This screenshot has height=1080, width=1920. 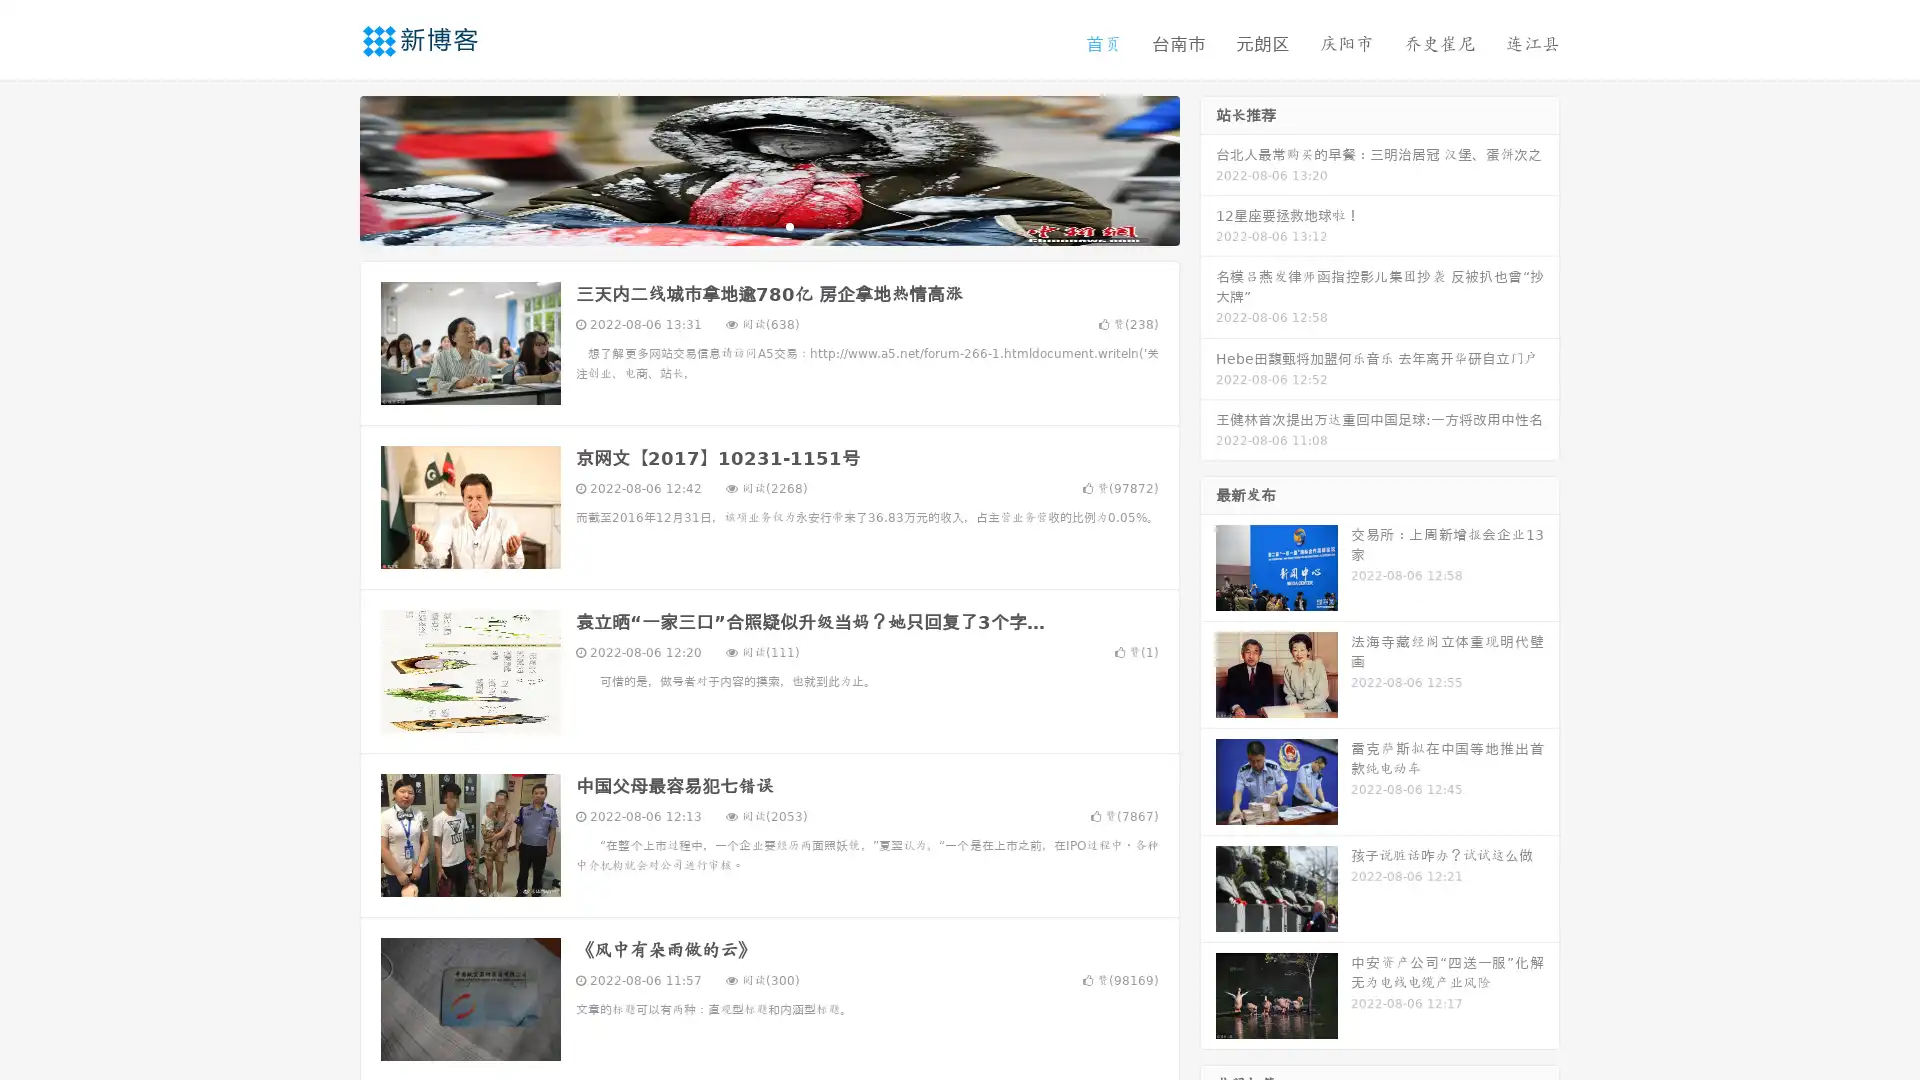 What do you see at coordinates (768, 225) in the screenshot?
I see `Go to slide 2` at bounding box center [768, 225].